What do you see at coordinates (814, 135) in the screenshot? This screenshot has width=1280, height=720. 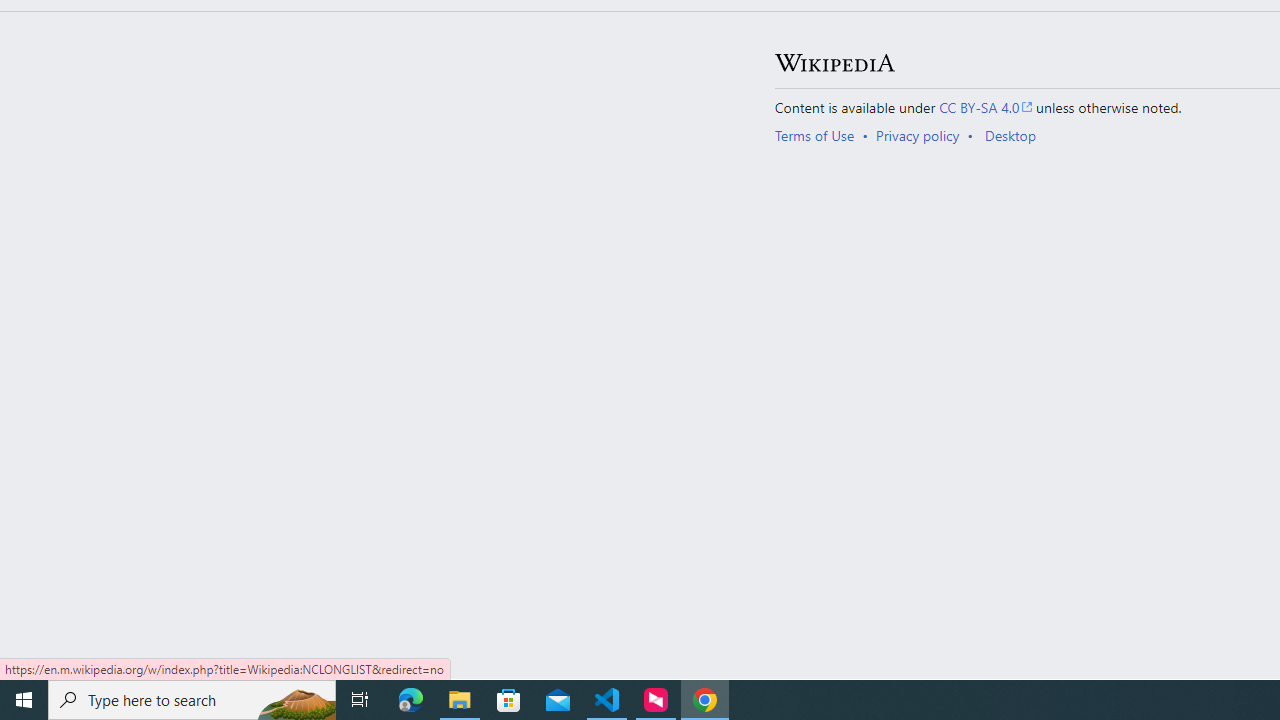 I see `'Terms of Use'` at bounding box center [814, 135].